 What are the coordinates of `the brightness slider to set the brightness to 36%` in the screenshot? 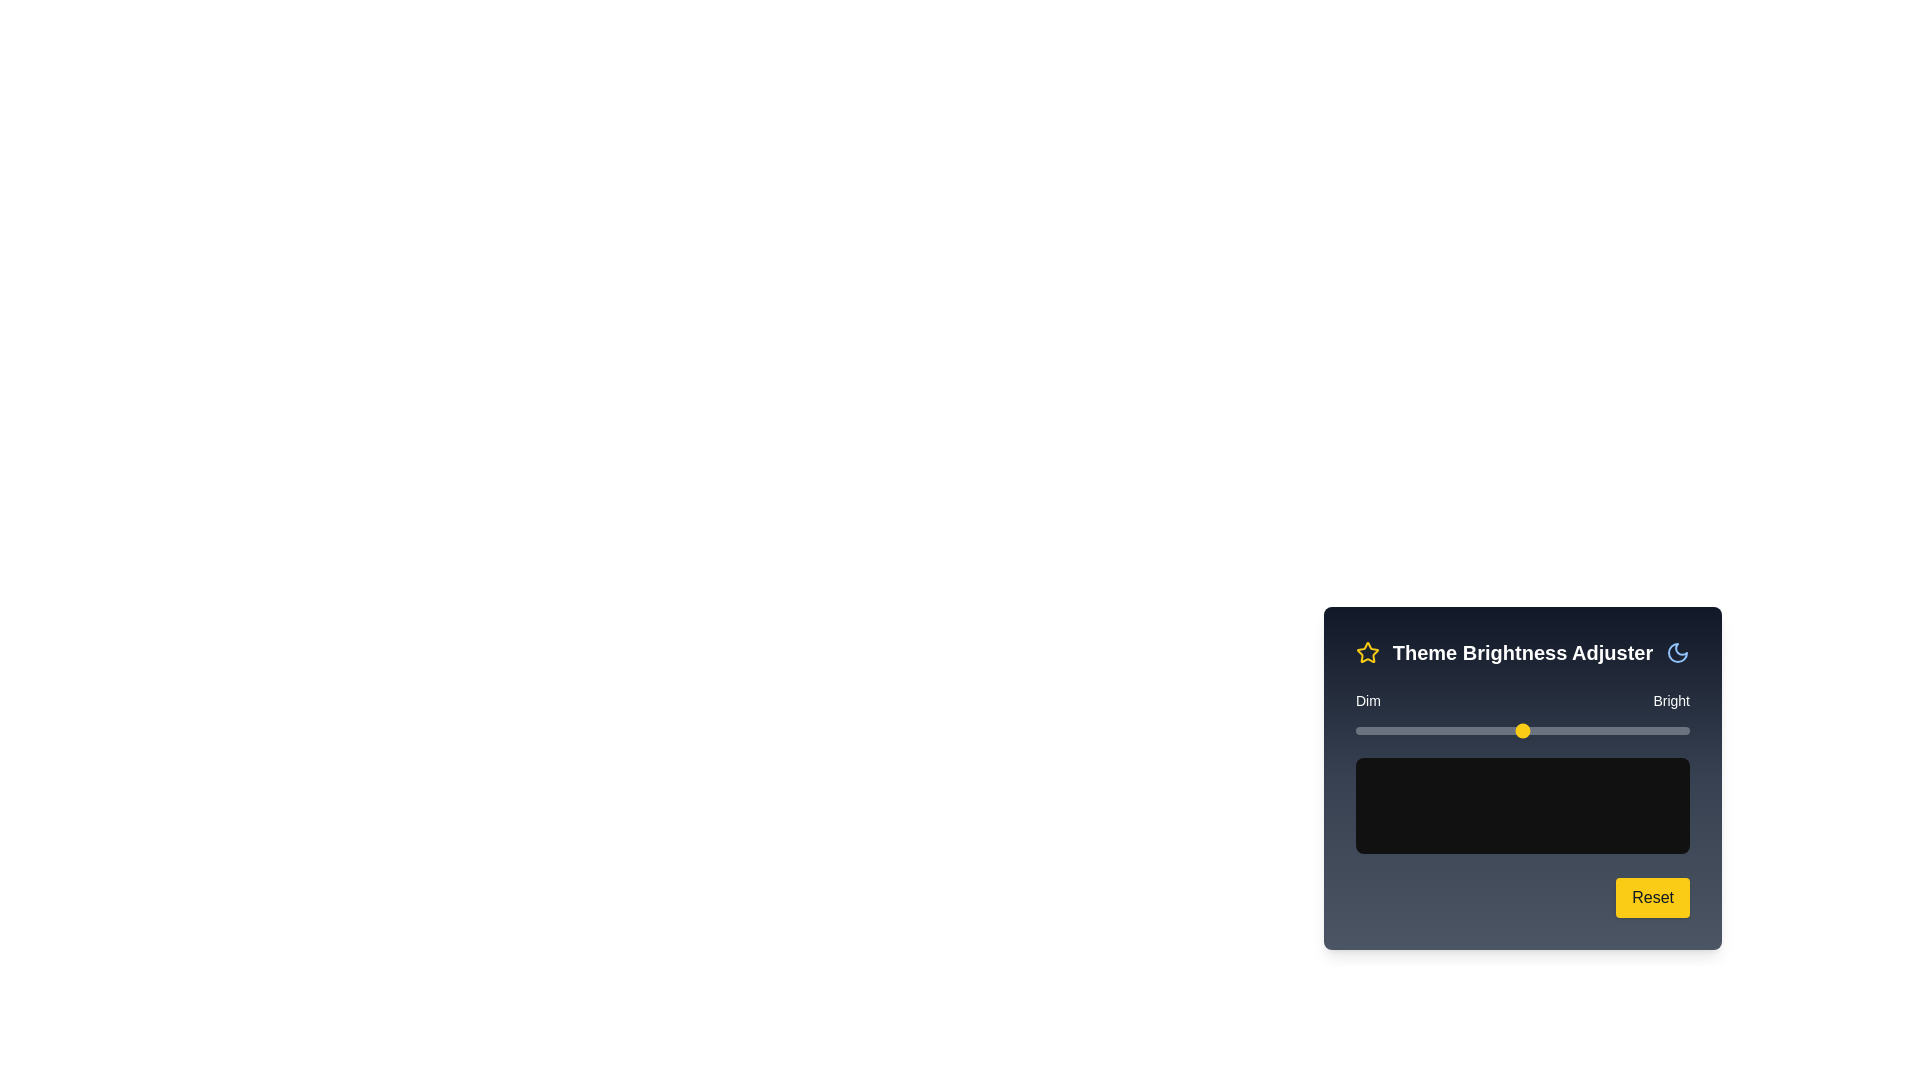 It's located at (1476, 731).